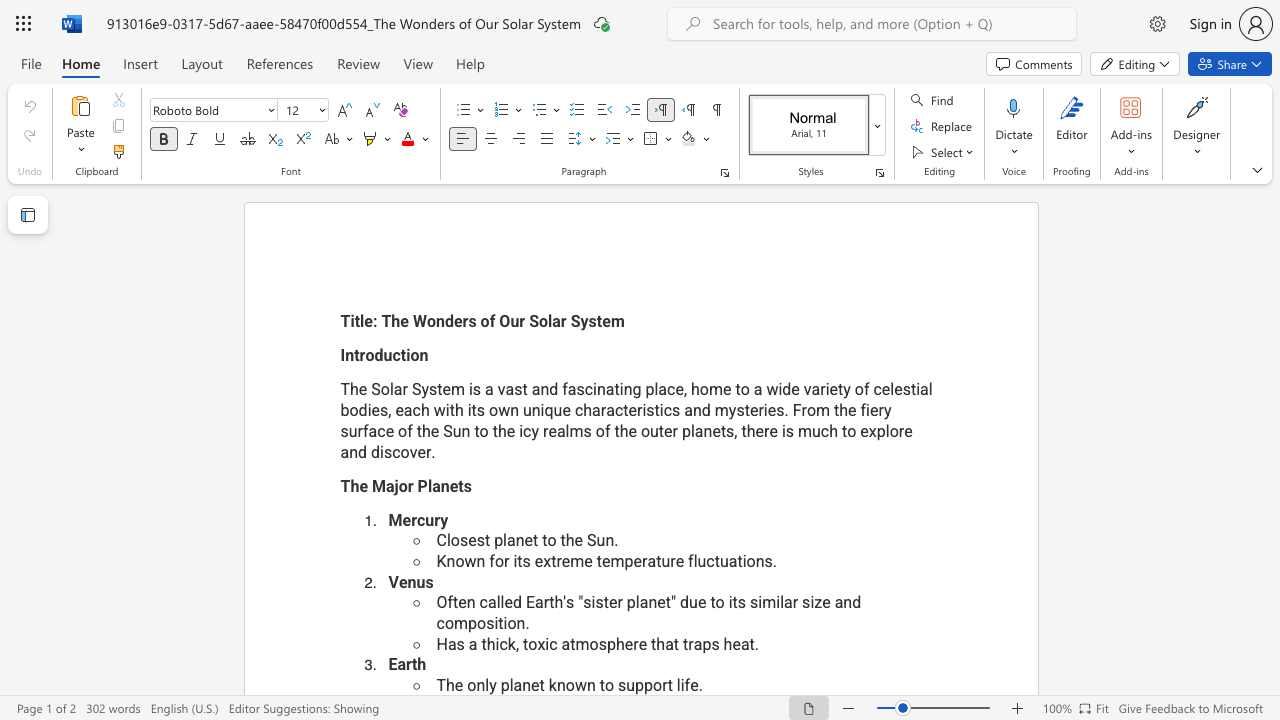 This screenshot has width=1280, height=720. Describe the element at coordinates (634, 684) in the screenshot. I see `the subset text "pport" within the text "The only planet known to support life."` at that location.